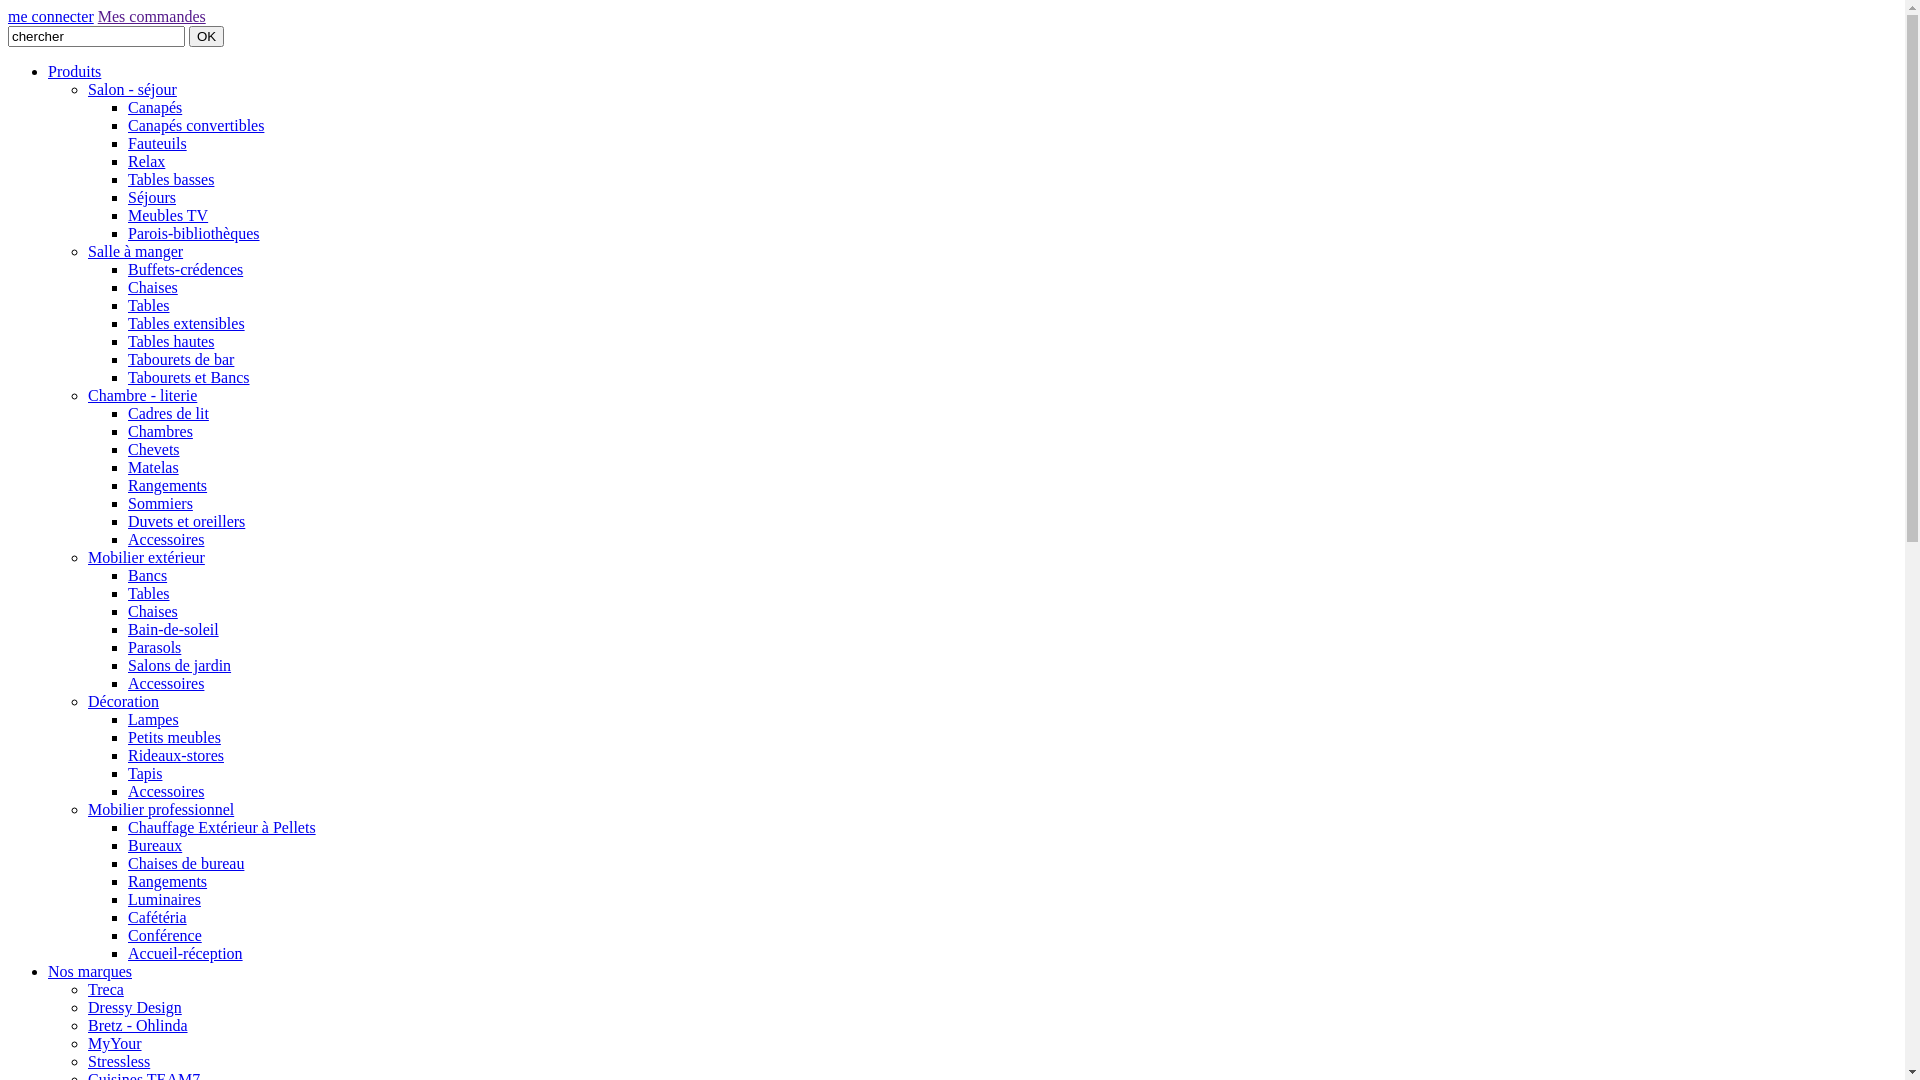  Describe the element at coordinates (206, 36) in the screenshot. I see `'OK'` at that location.